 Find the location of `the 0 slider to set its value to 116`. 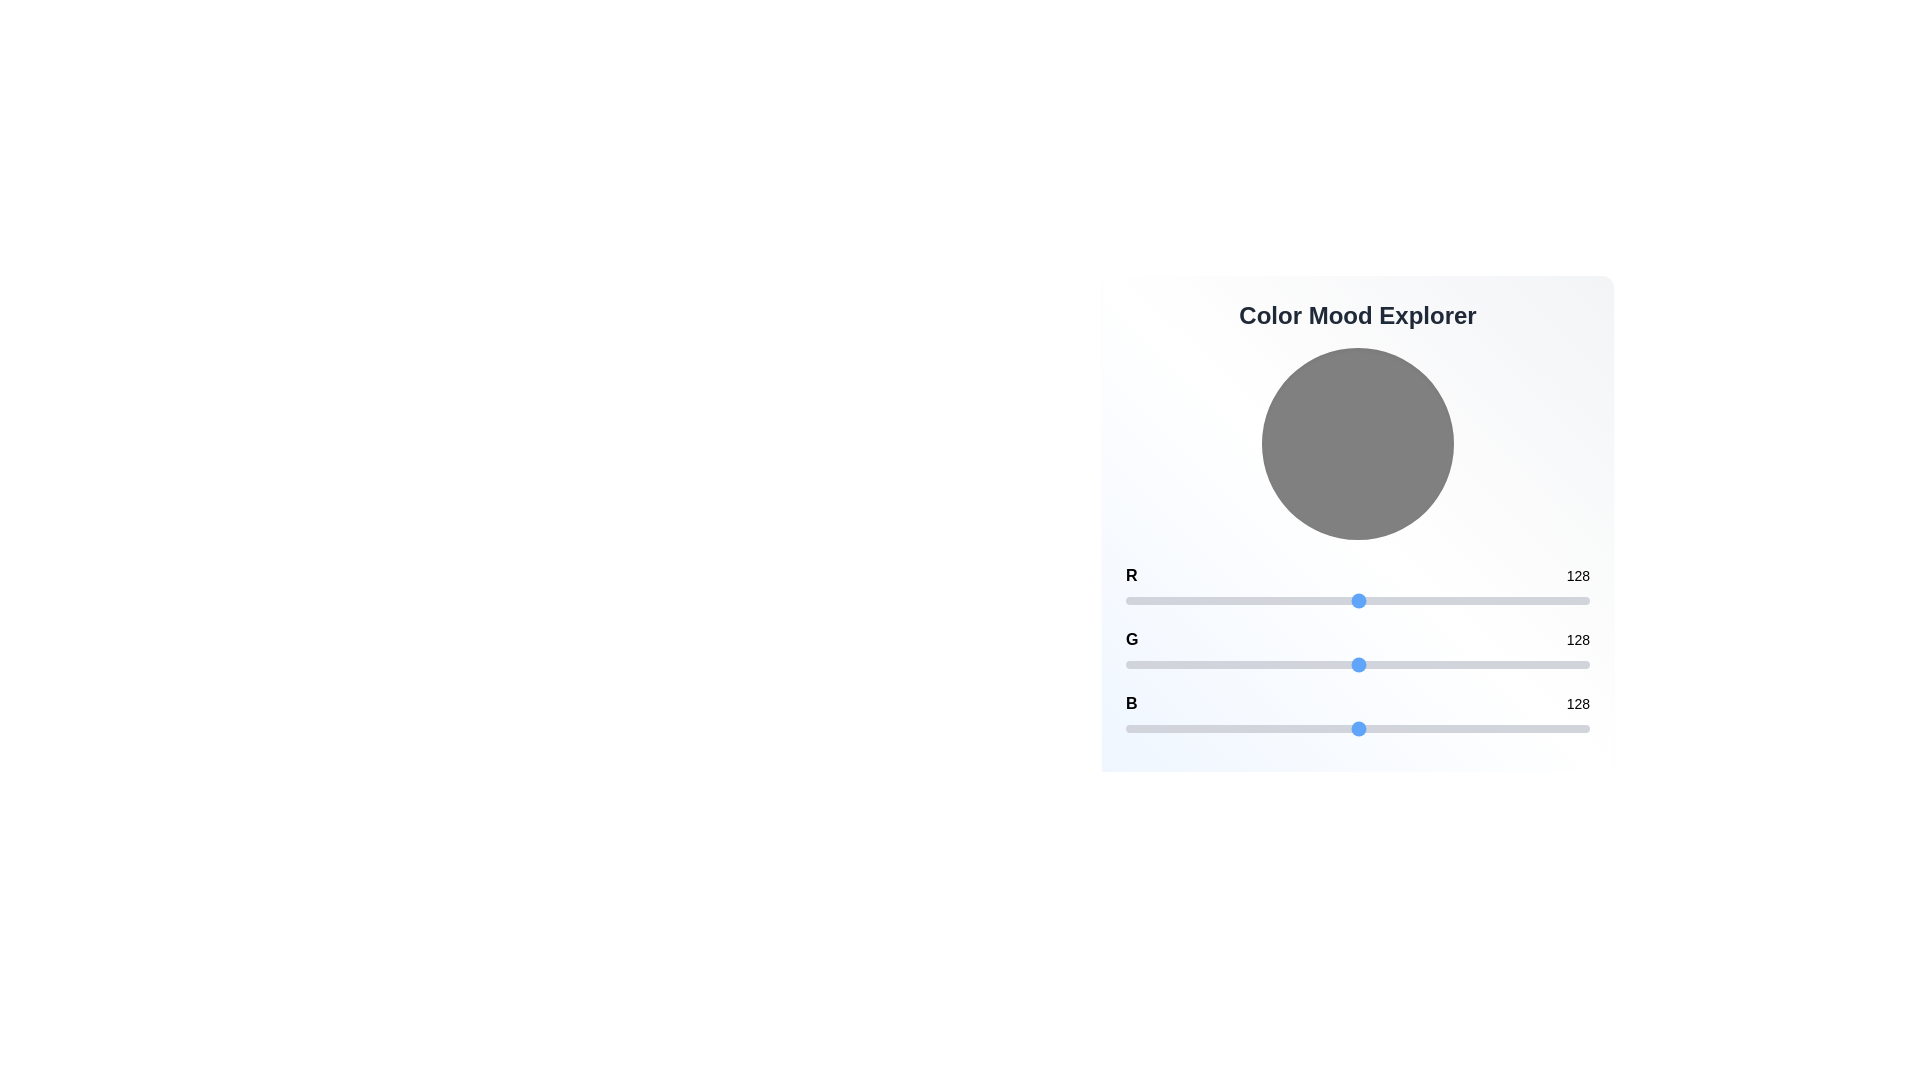

the 0 slider to set its value to 116 is located at coordinates (1337, 600).